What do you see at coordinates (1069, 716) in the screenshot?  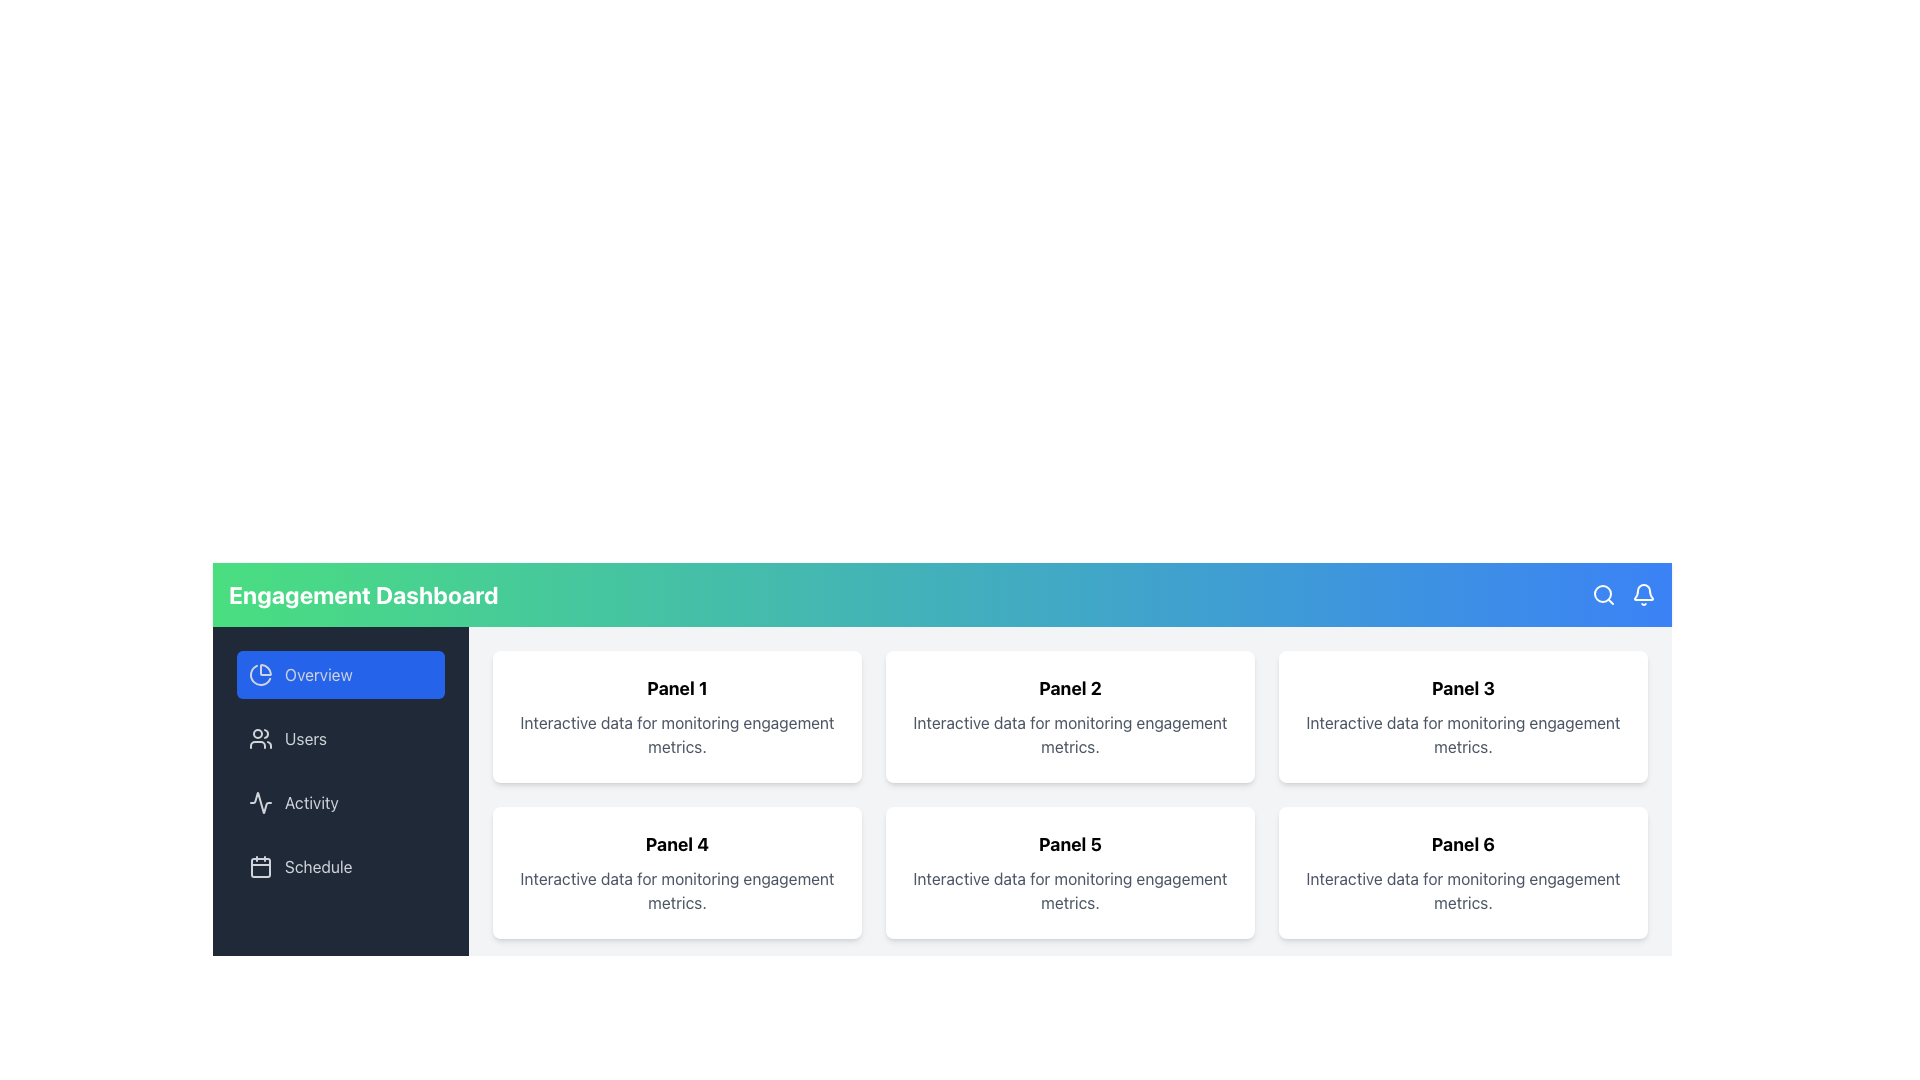 I see `information contained in the white rectangular Informational card titled 'Panel 2' that displays engagement metrics` at bounding box center [1069, 716].